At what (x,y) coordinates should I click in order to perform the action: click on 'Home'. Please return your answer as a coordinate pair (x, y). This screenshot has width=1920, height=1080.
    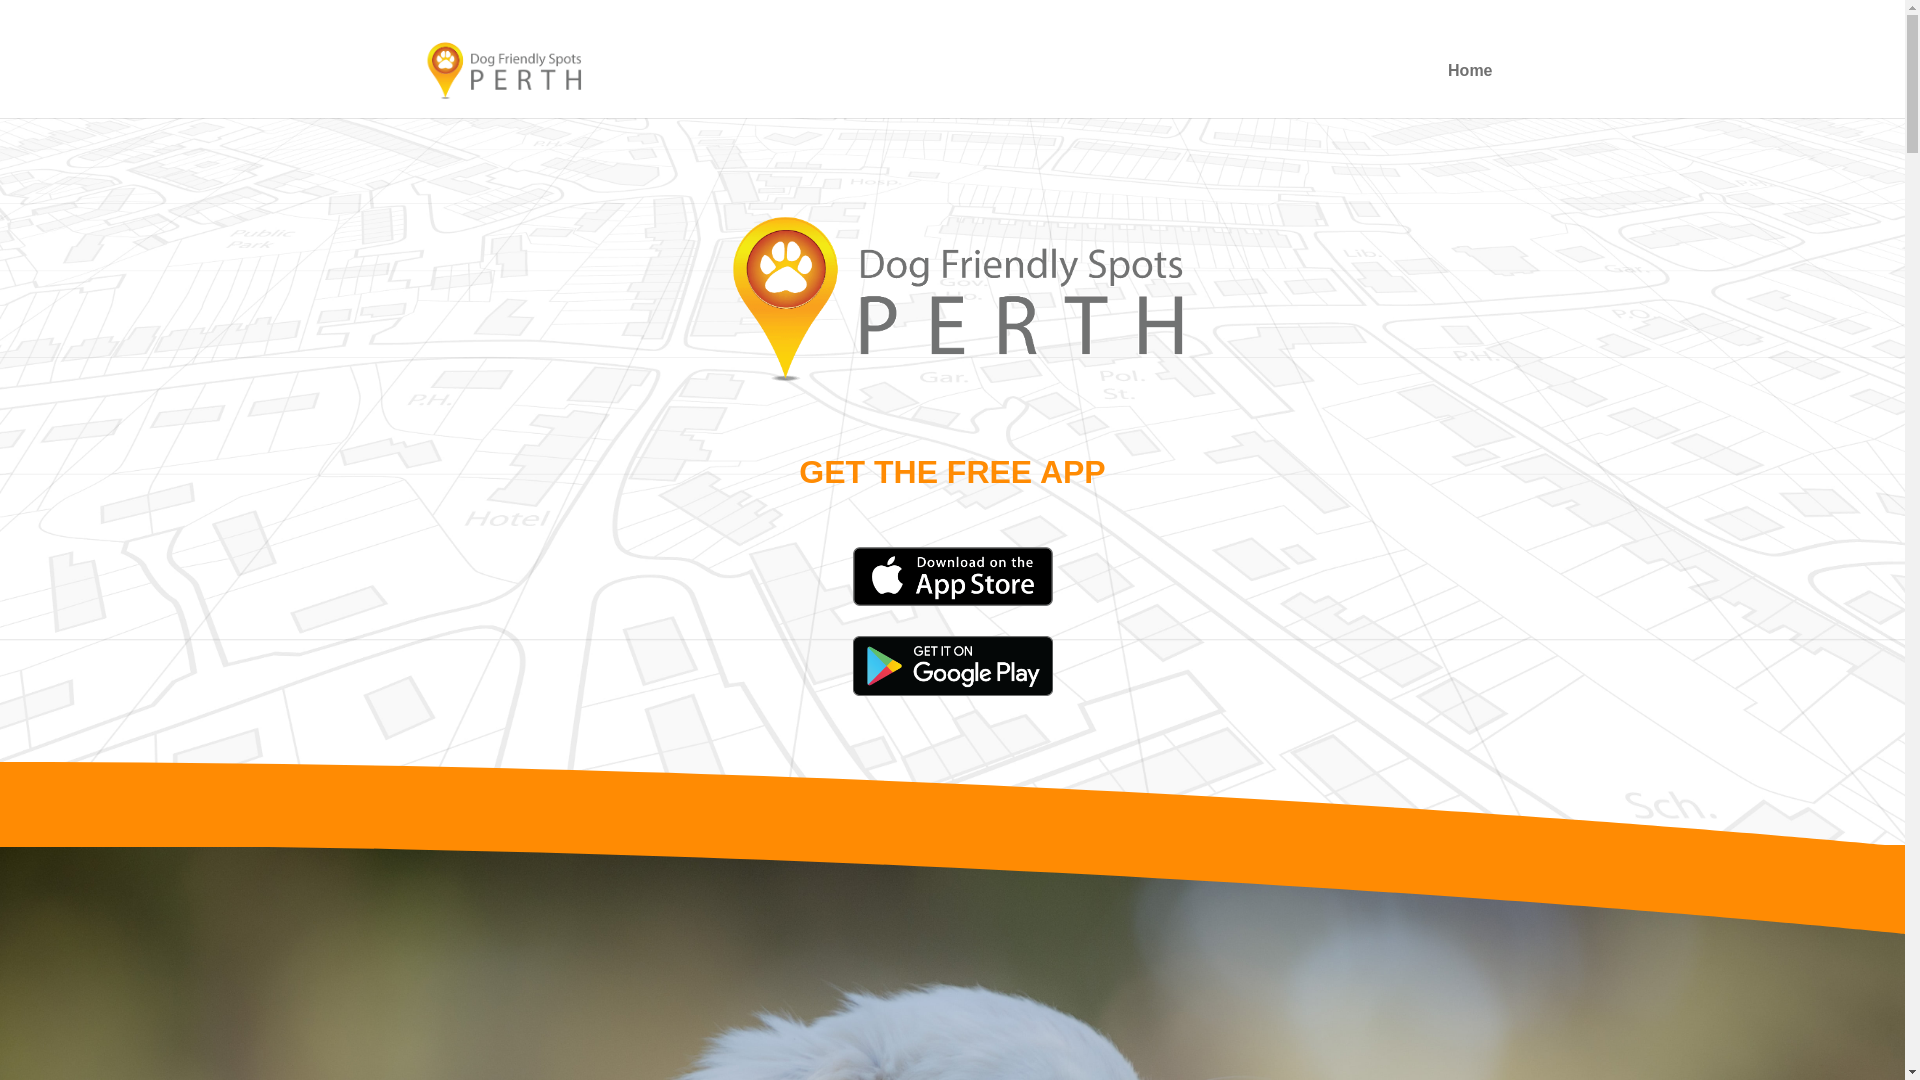
    Looking at the image, I should click on (1469, 91).